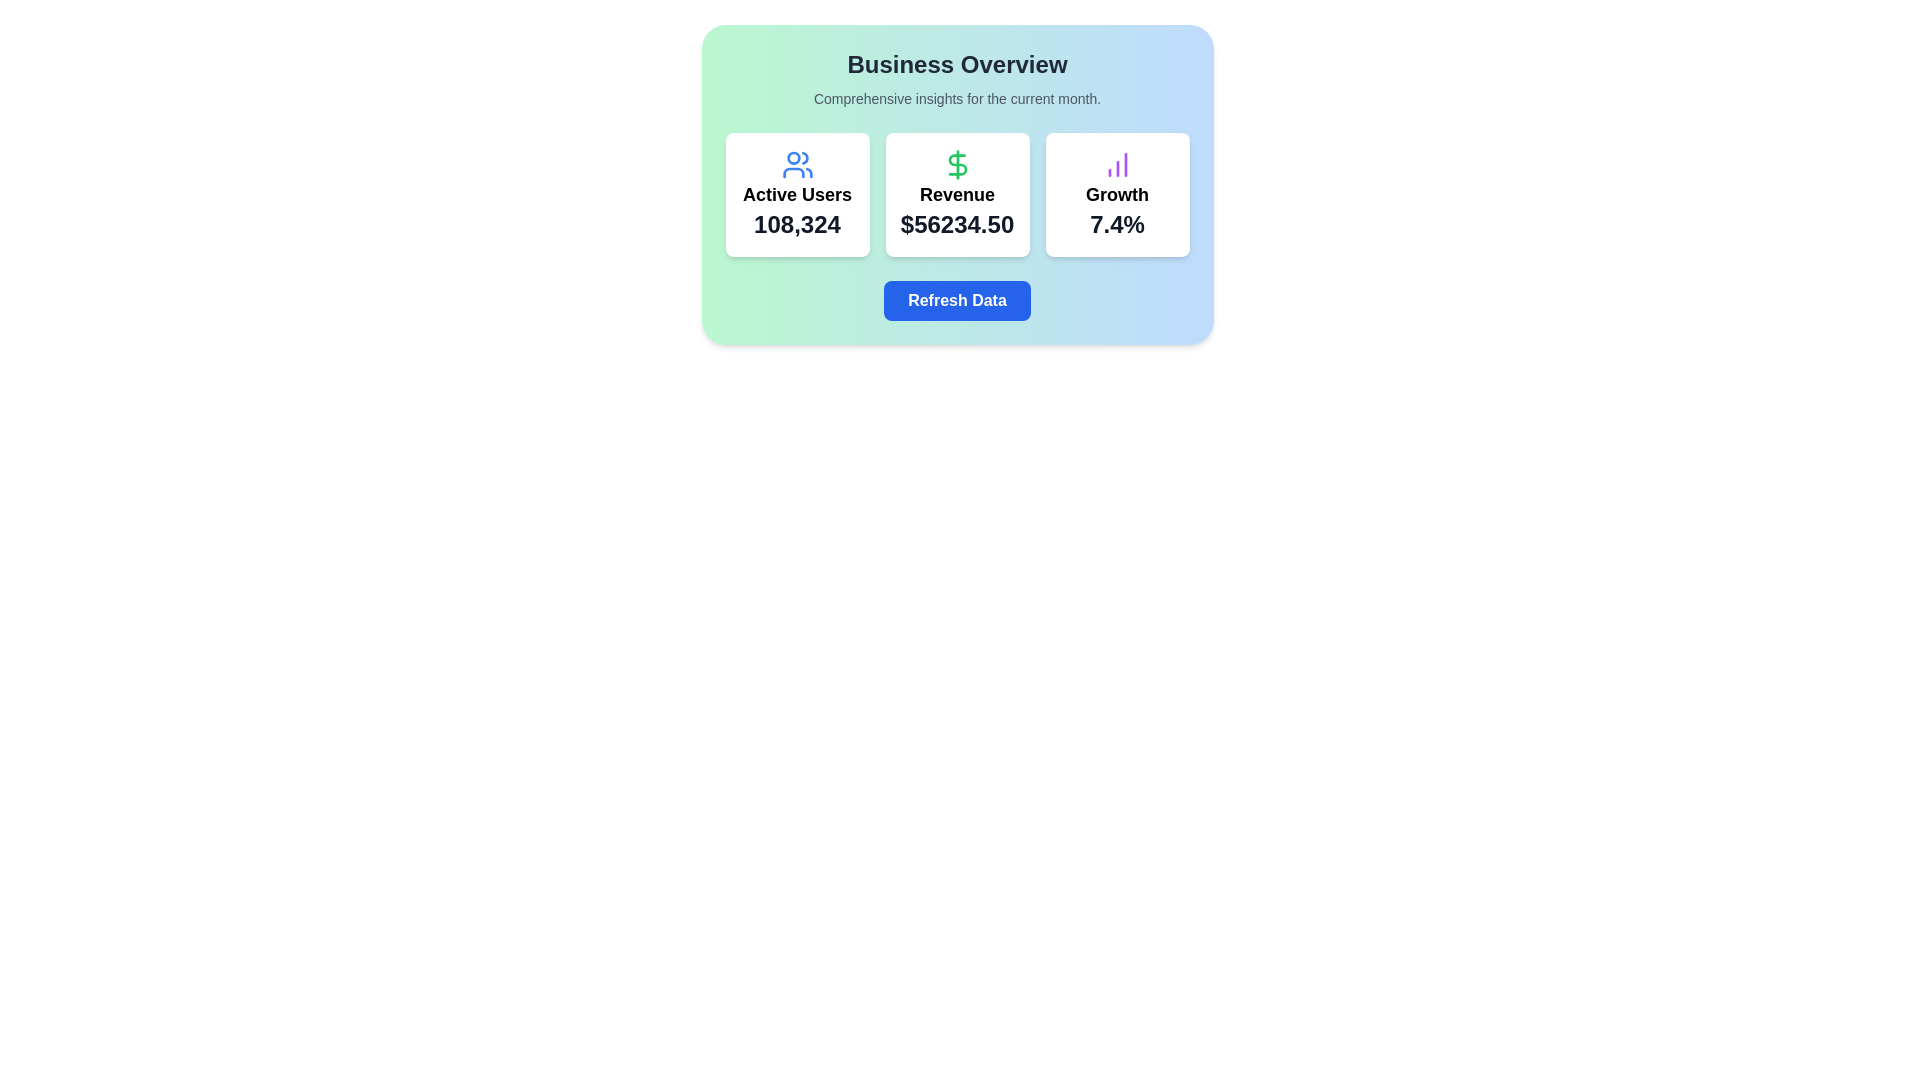  I want to click on displayed value of the Text element showing '108,324' below the label 'Active Users' in the card with a white background, so click(796, 224).